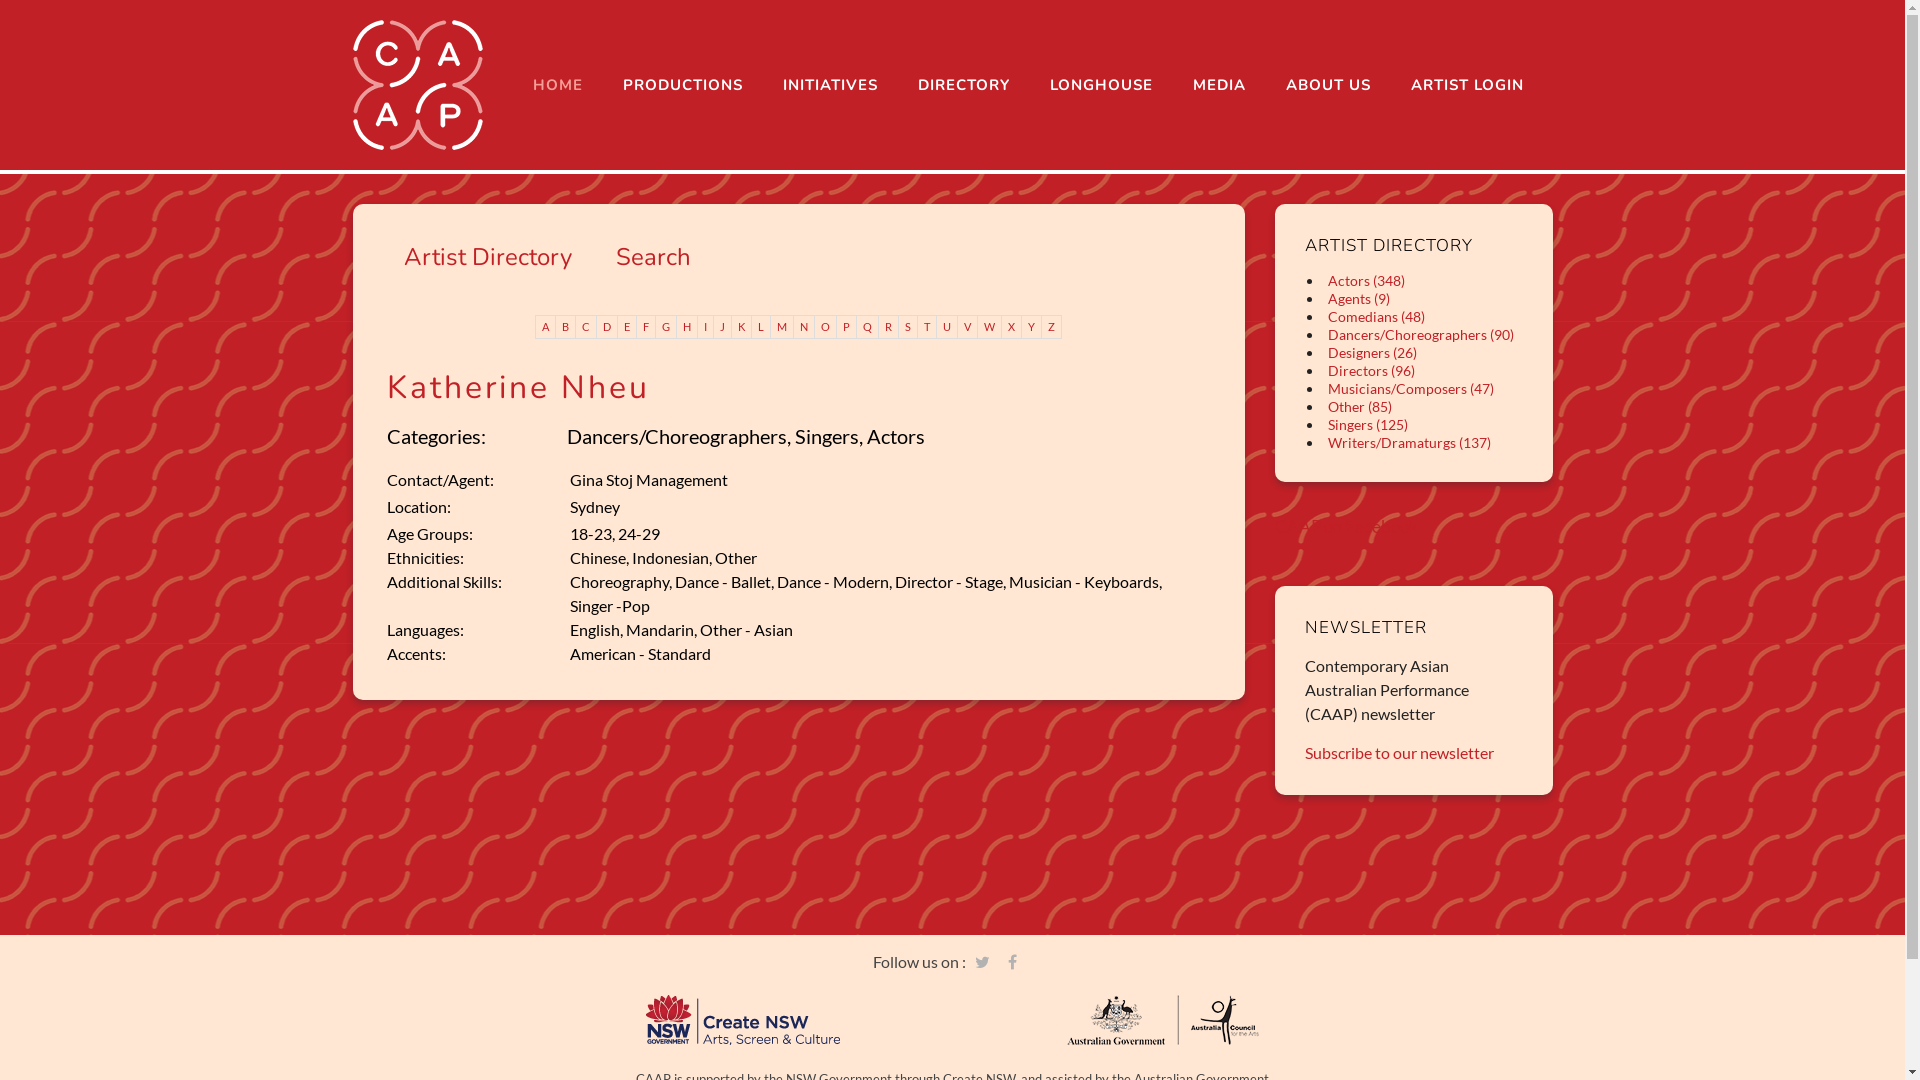 This screenshot has height=1080, width=1920. Describe the element at coordinates (825, 326) in the screenshot. I see `'O'` at that location.